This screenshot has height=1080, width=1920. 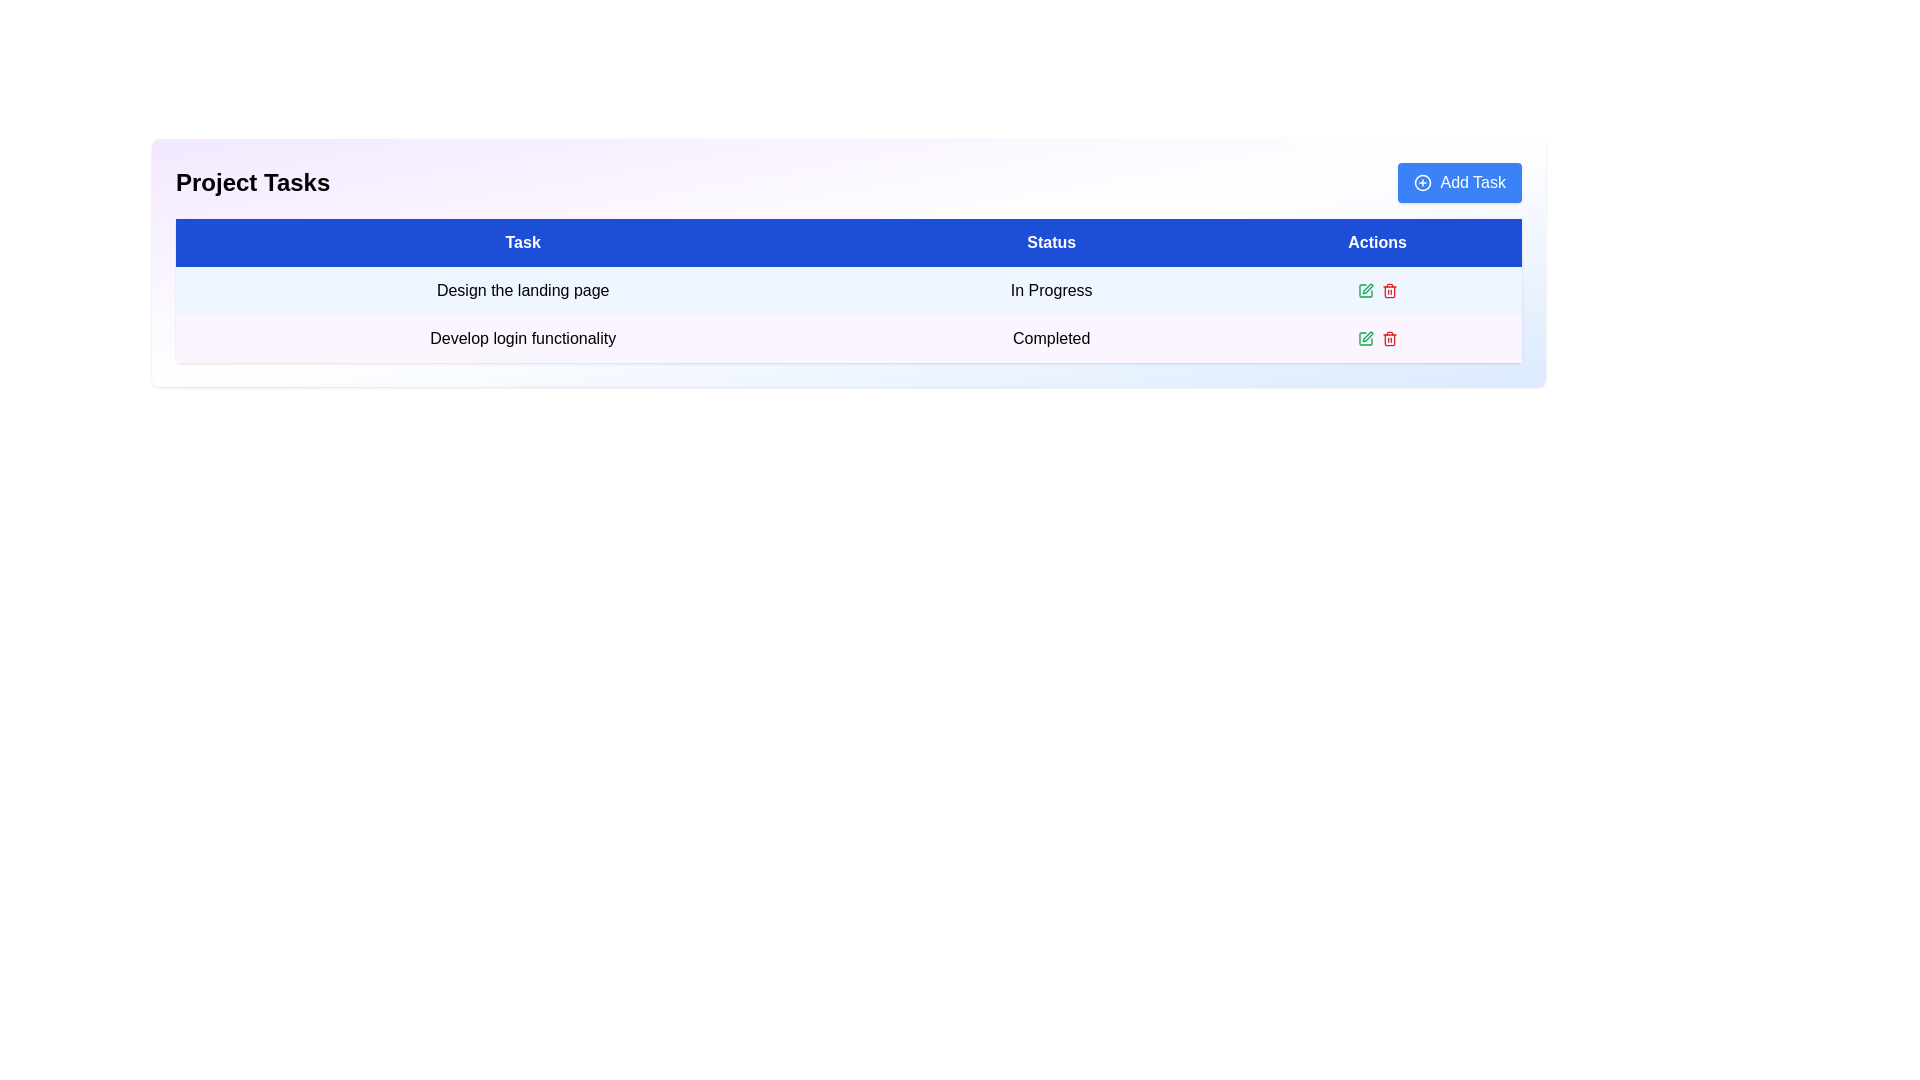 I want to click on the 'Add Task' button, which is a rectangular button with a blue background and white text, located on the right side of the header section labeled 'Project Tasks', so click(x=1460, y=182).